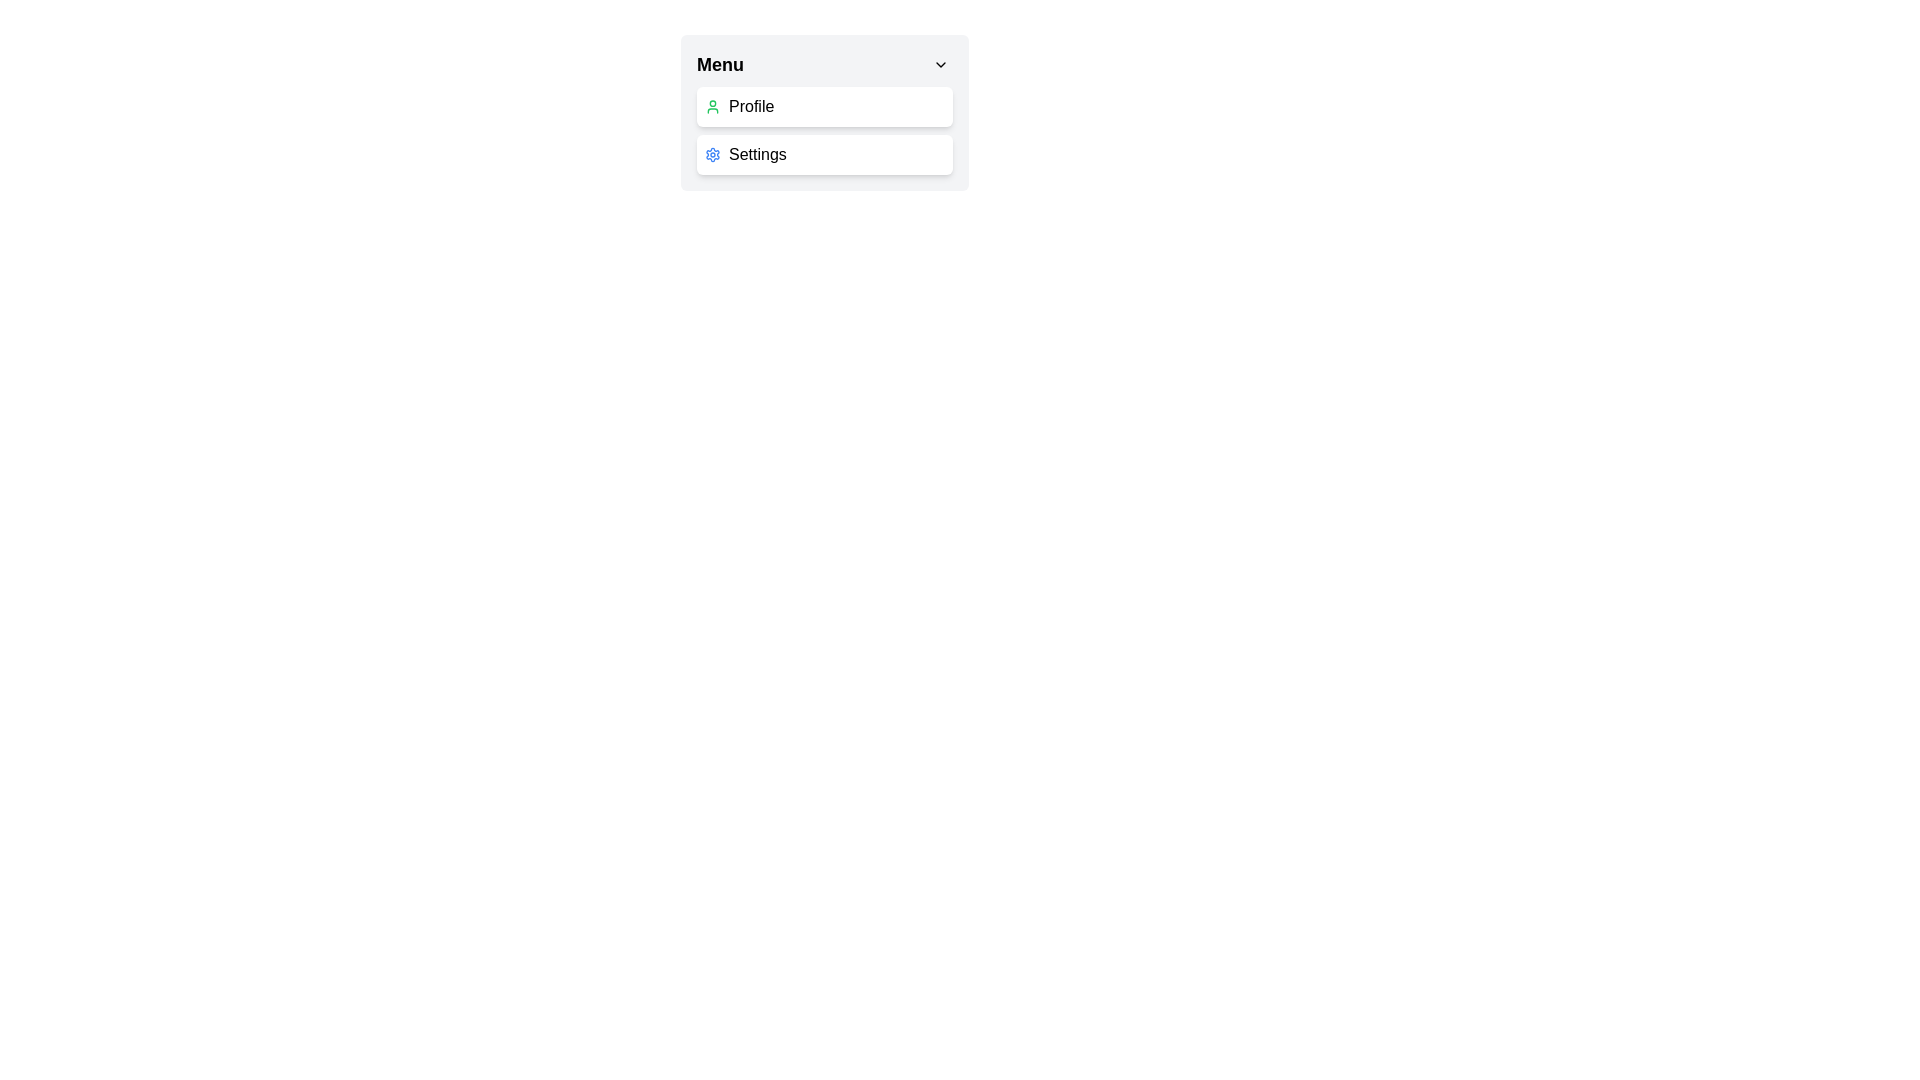 The width and height of the screenshot is (1920, 1080). Describe the element at coordinates (825, 107) in the screenshot. I see `profile navigation button located directly above the 'Settings' element in the 'Menu' section` at that location.